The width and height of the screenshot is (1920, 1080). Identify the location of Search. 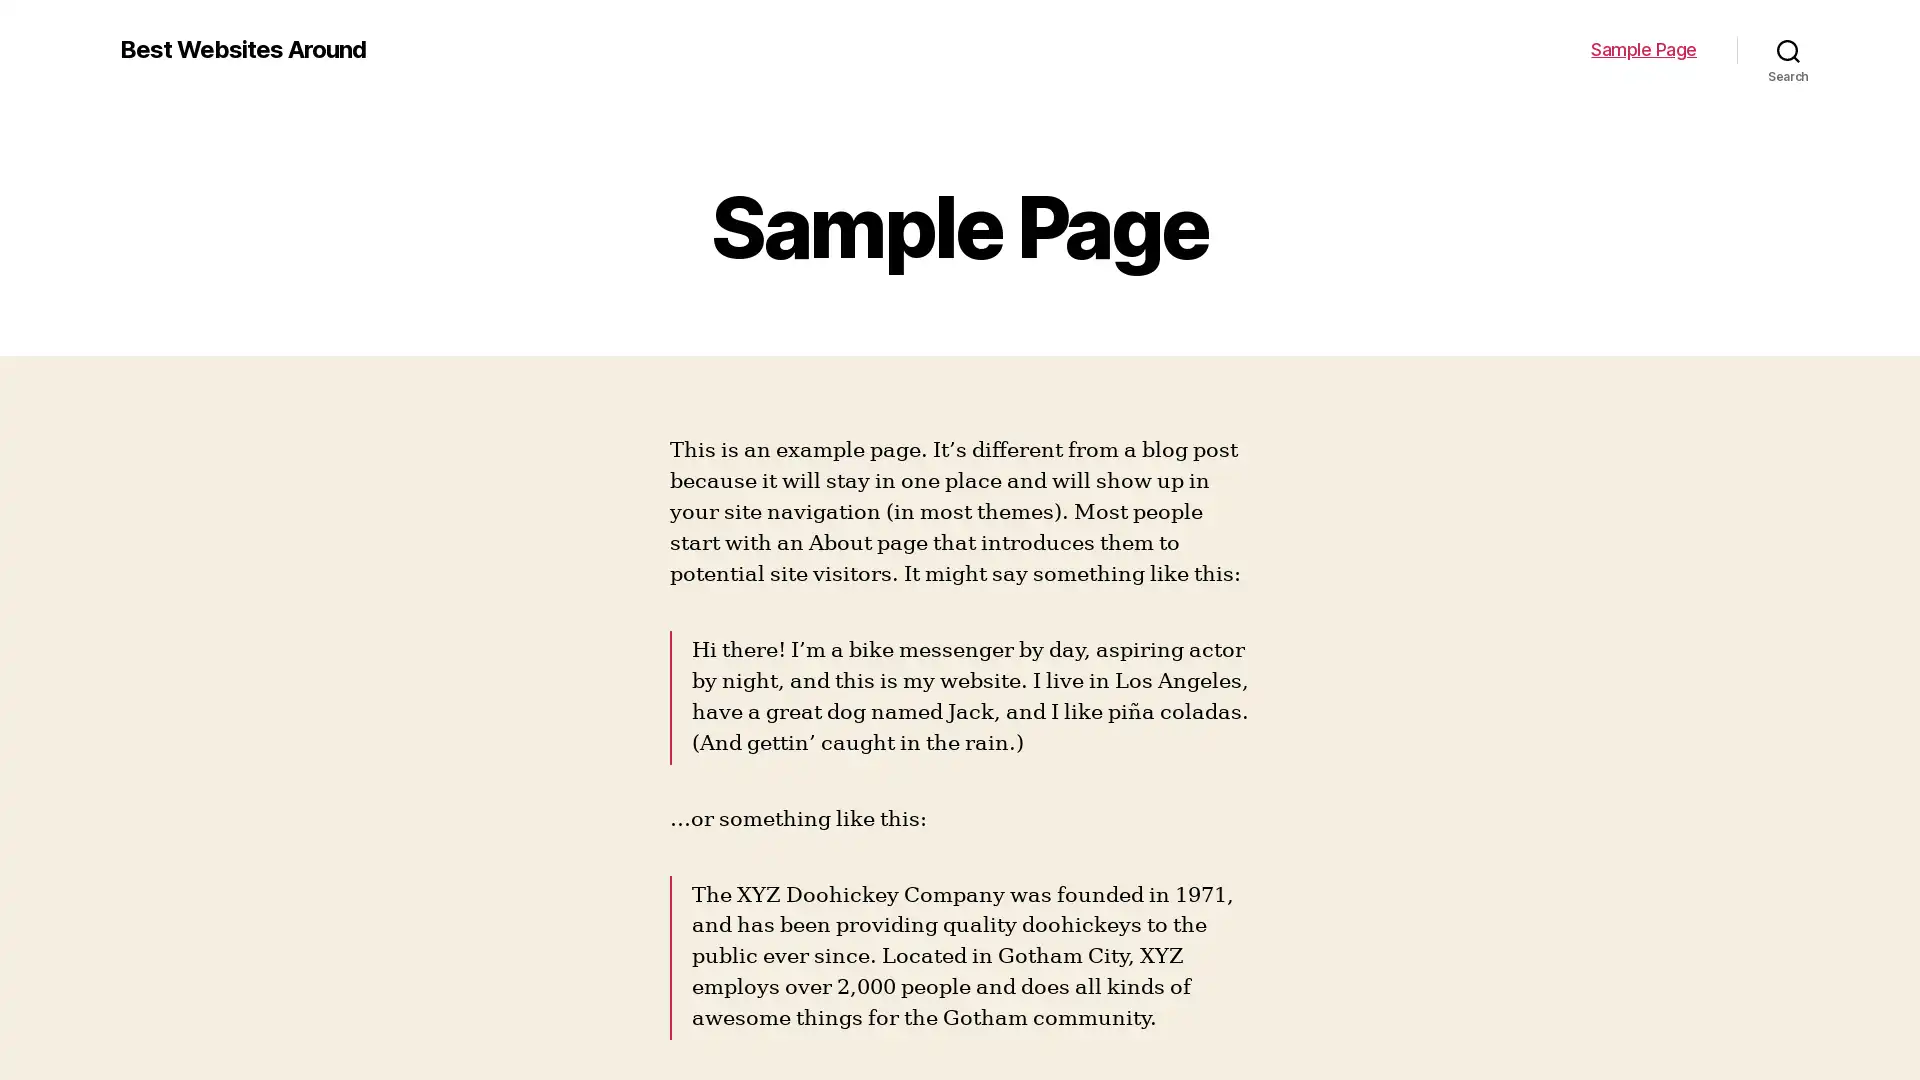
(1788, 49).